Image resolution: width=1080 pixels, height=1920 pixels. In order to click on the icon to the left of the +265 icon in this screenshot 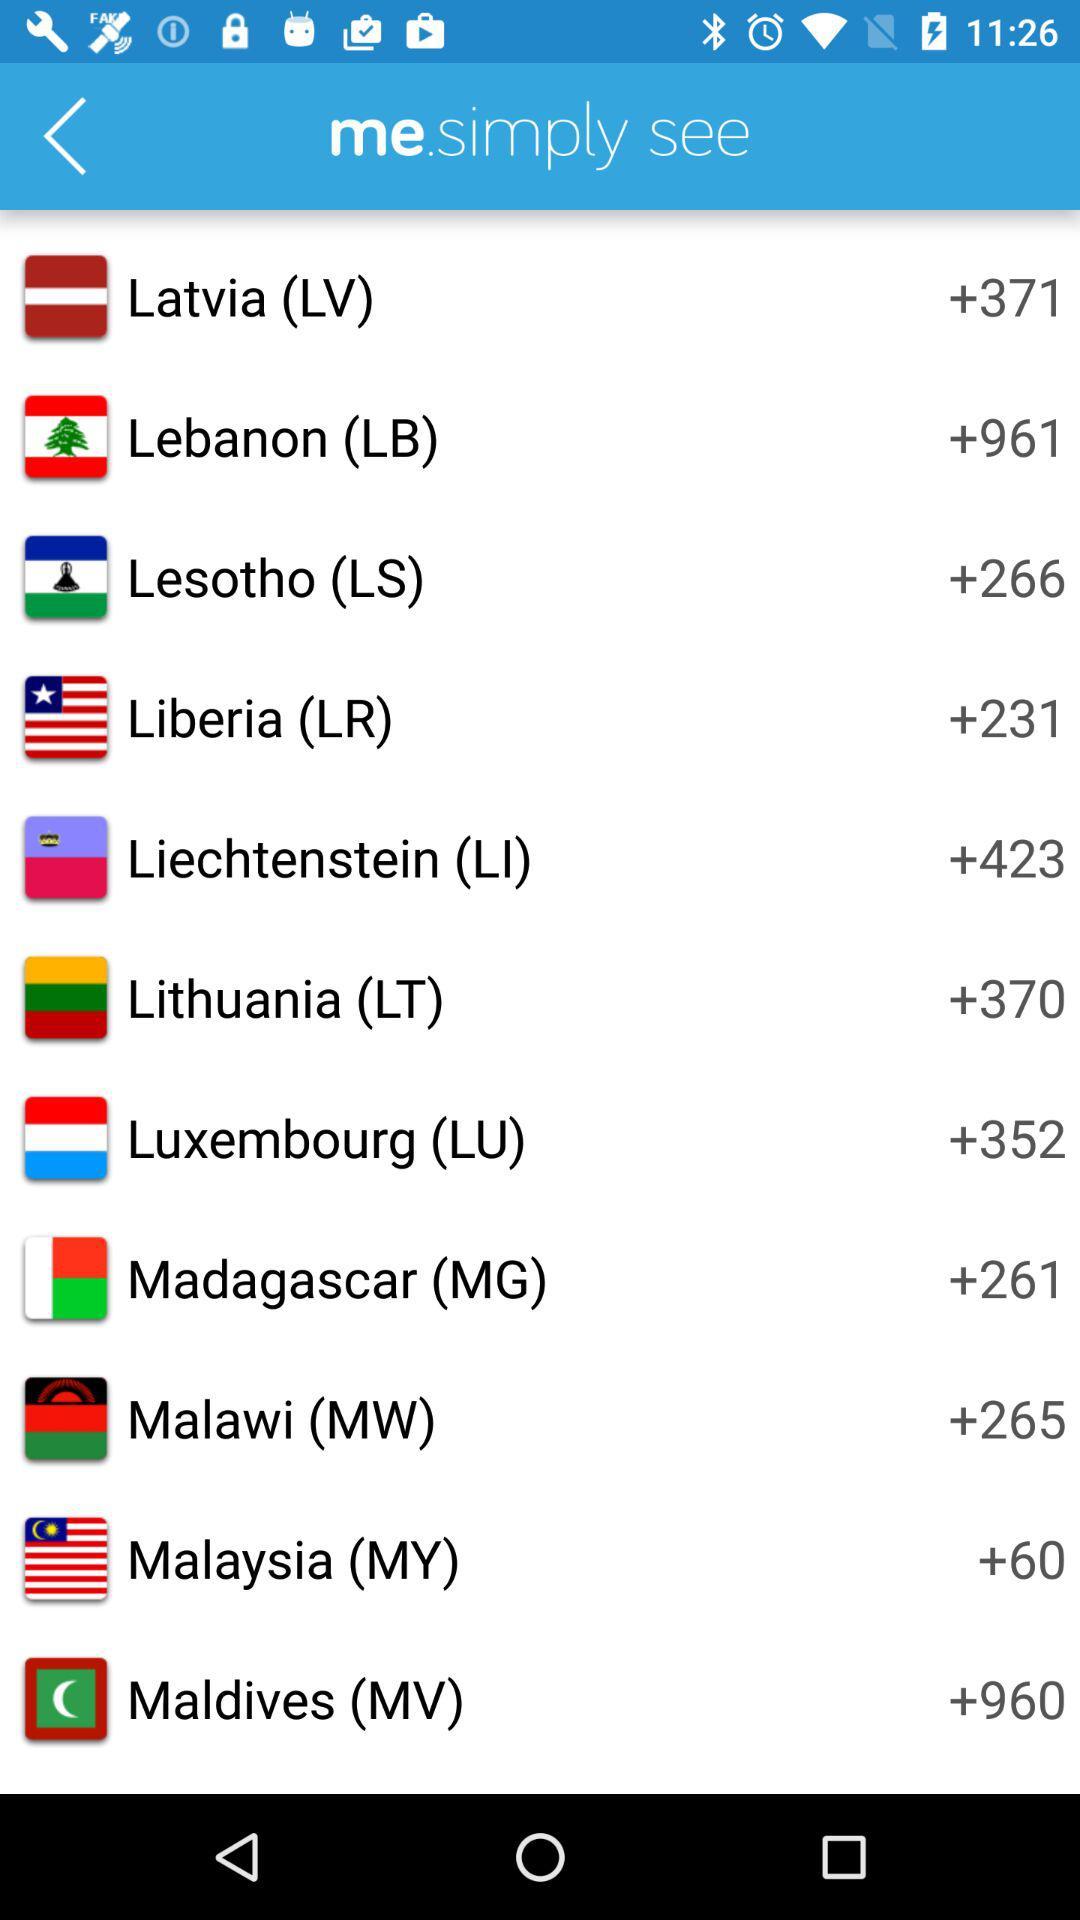, I will do `click(281, 1416)`.